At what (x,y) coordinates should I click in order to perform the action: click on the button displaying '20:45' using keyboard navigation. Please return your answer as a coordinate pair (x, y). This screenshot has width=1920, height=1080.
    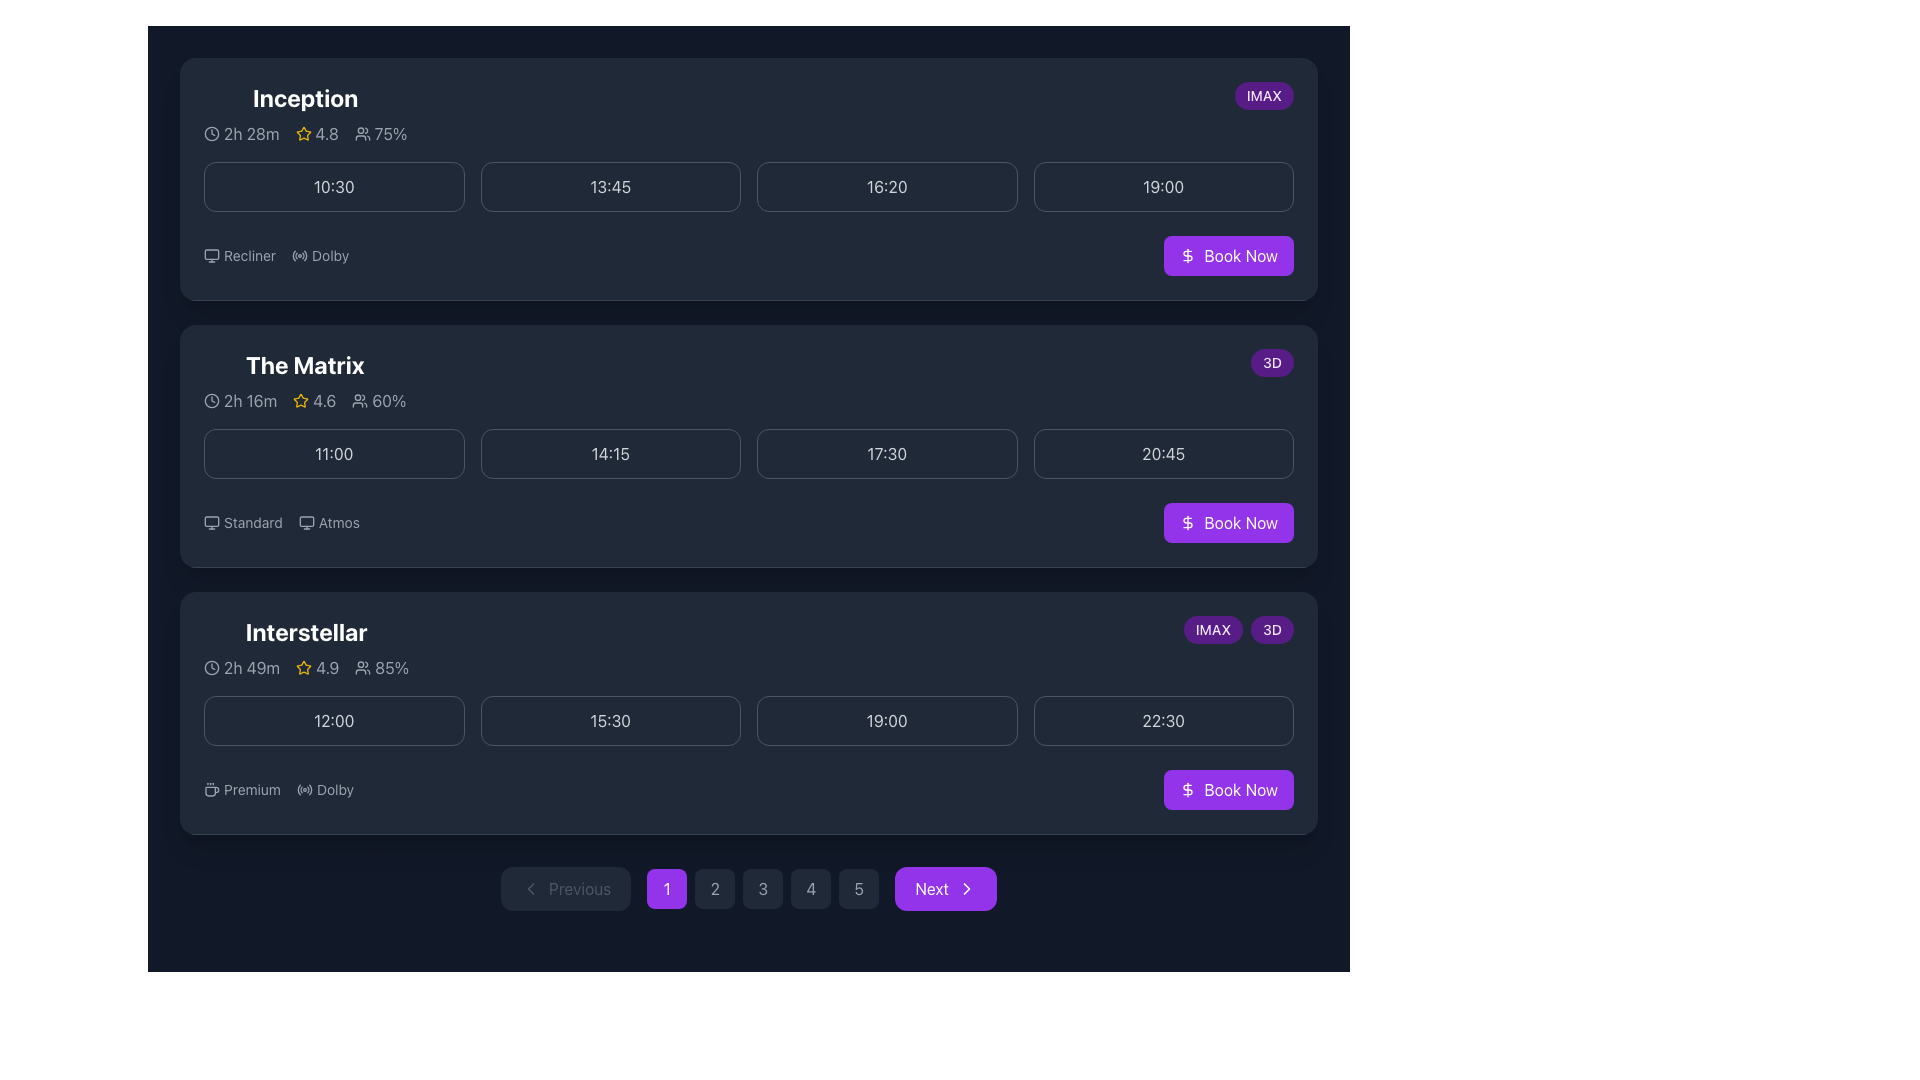
    Looking at the image, I should click on (1163, 454).